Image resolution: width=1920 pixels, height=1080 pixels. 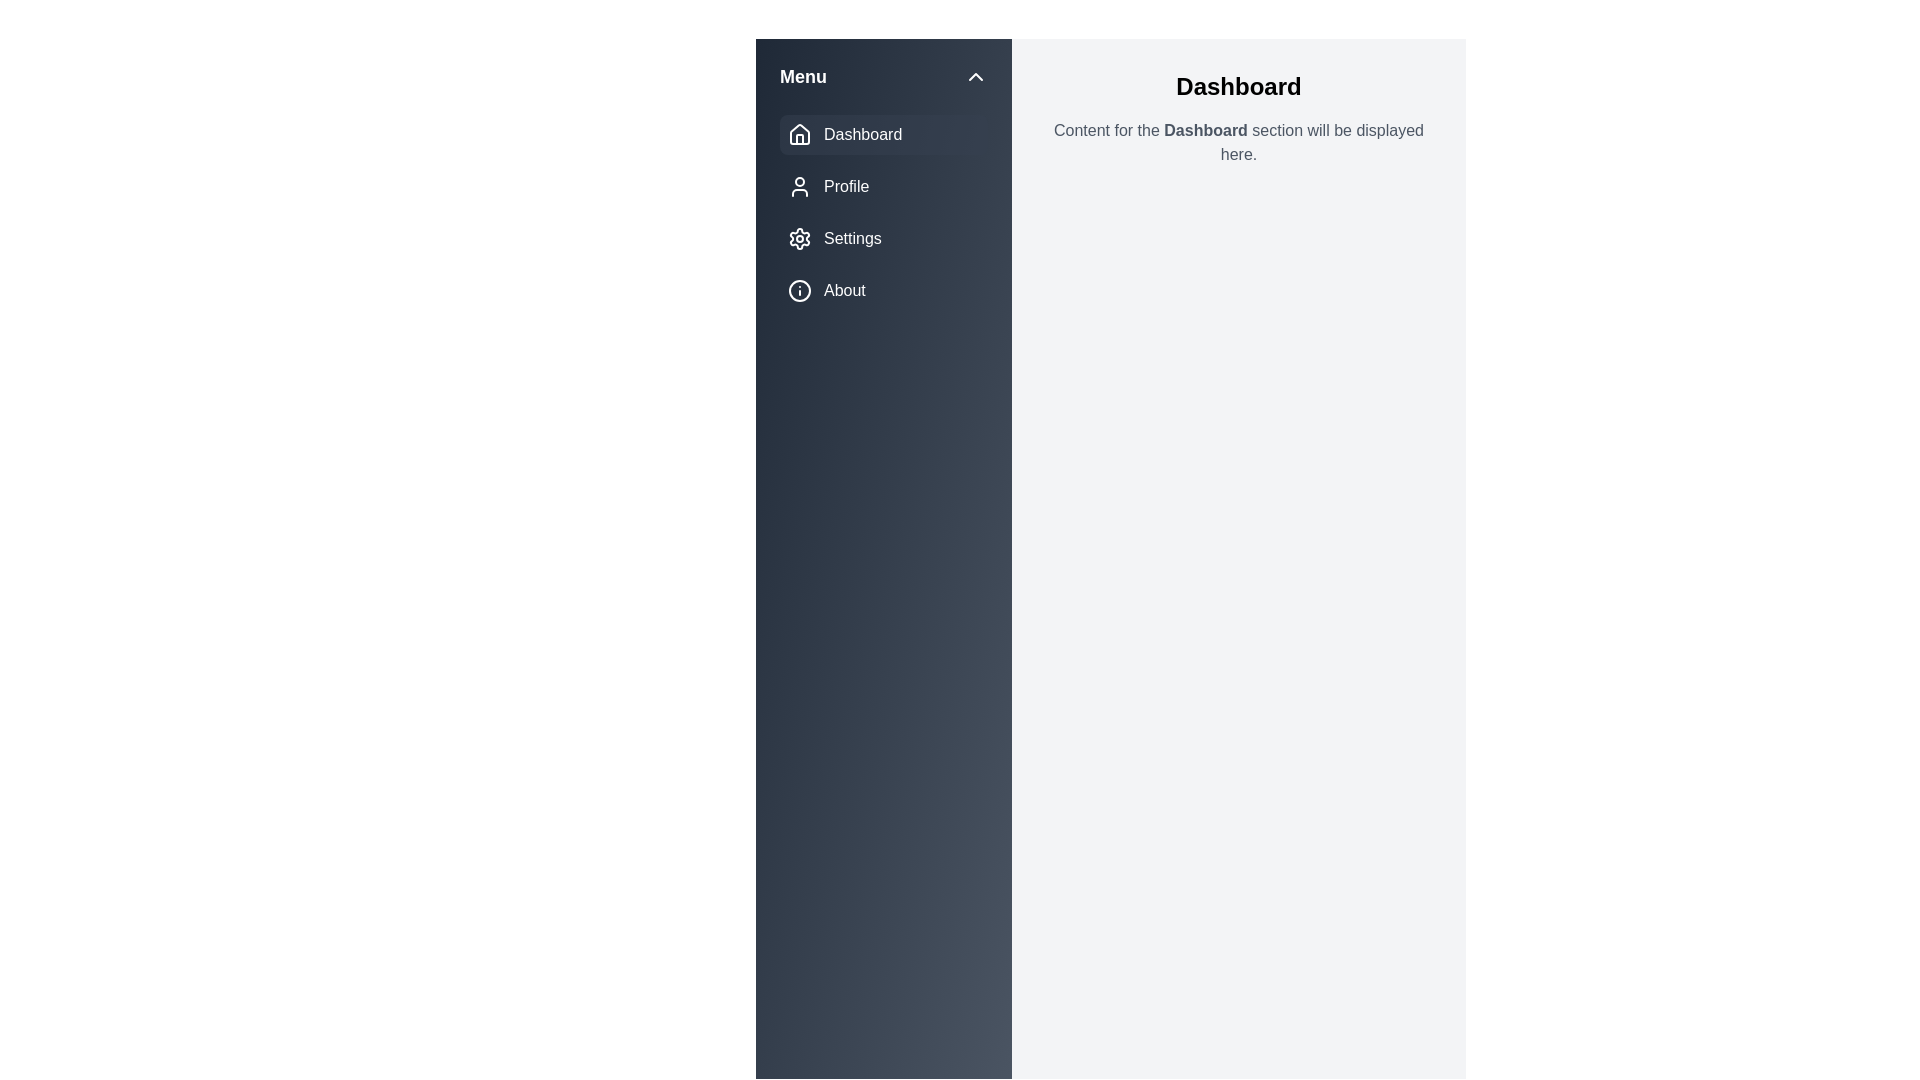 What do you see at coordinates (800, 290) in the screenshot?
I see `the circular icon in the sidebar menu that represents the 'About' menu item, which is visually minimalistic with a thin border` at bounding box center [800, 290].